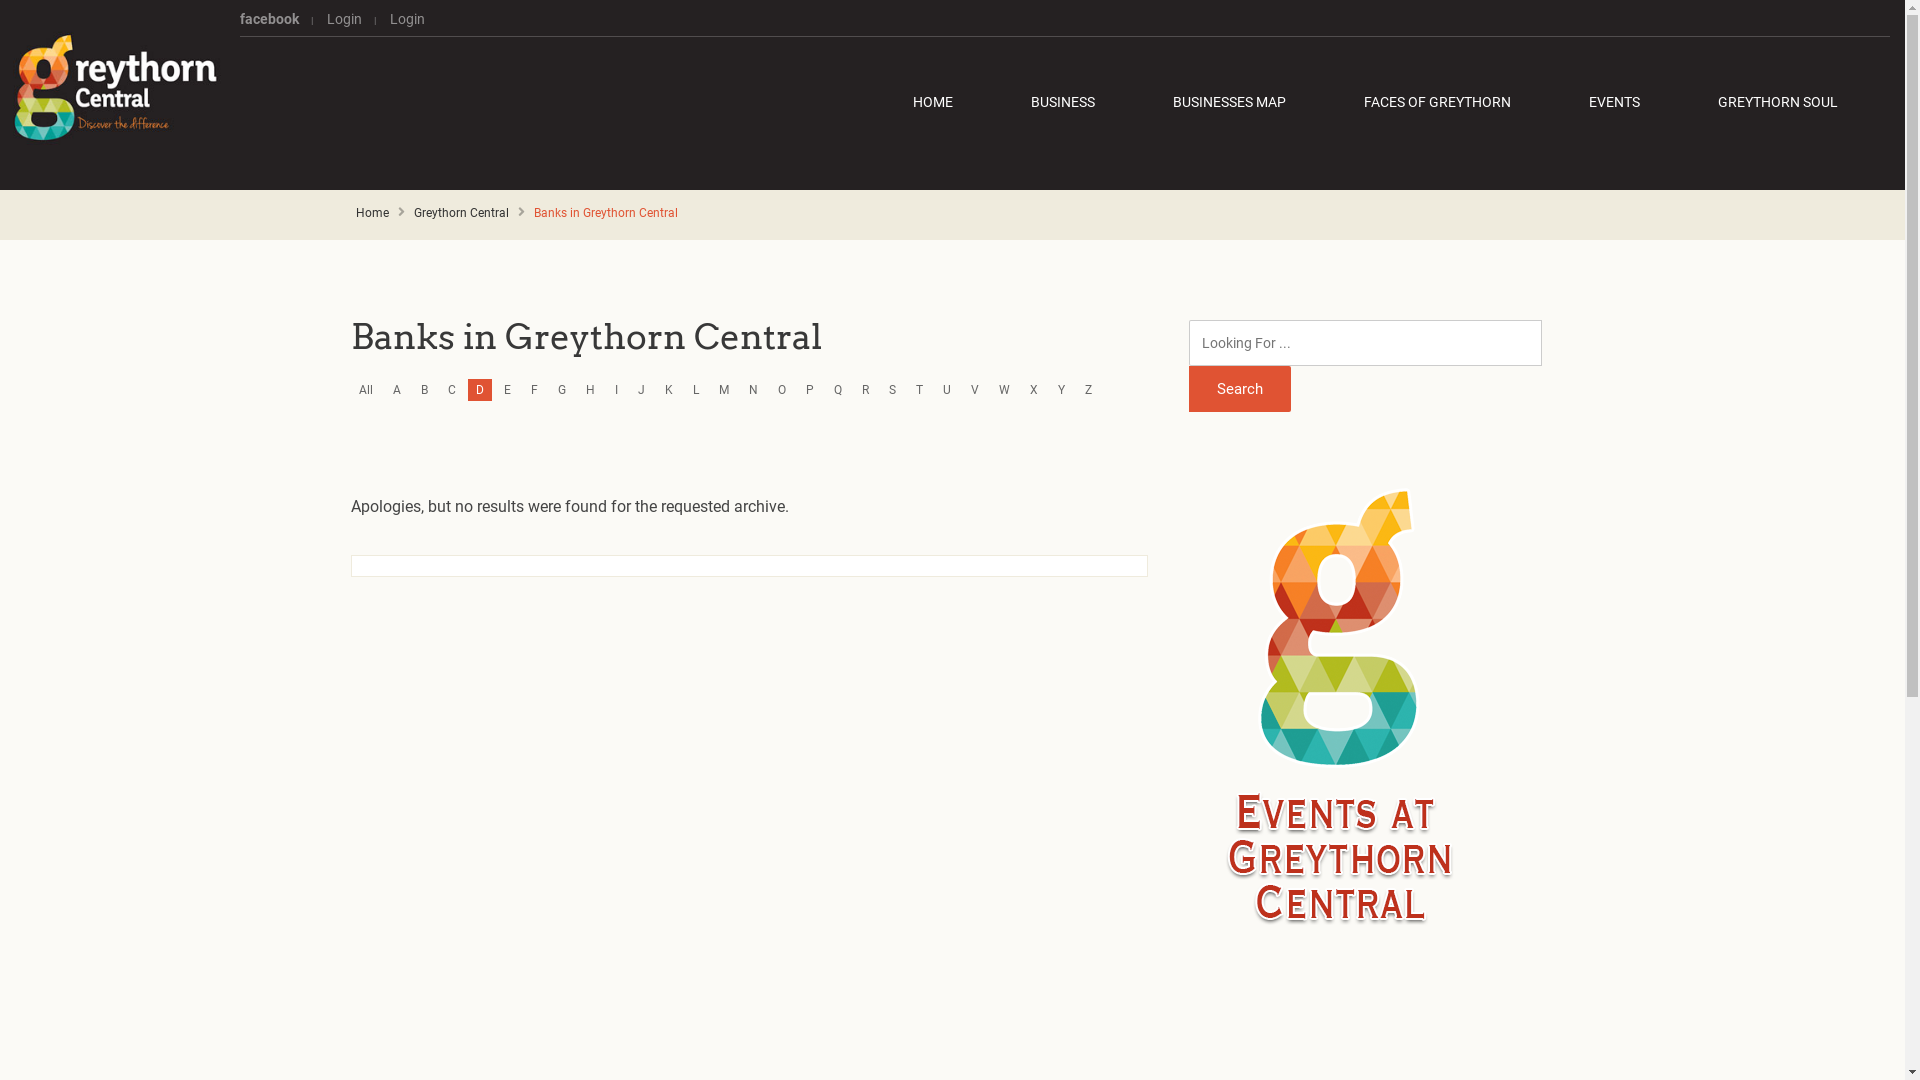  What do you see at coordinates (615, 389) in the screenshot?
I see `'I'` at bounding box center [615, 389].